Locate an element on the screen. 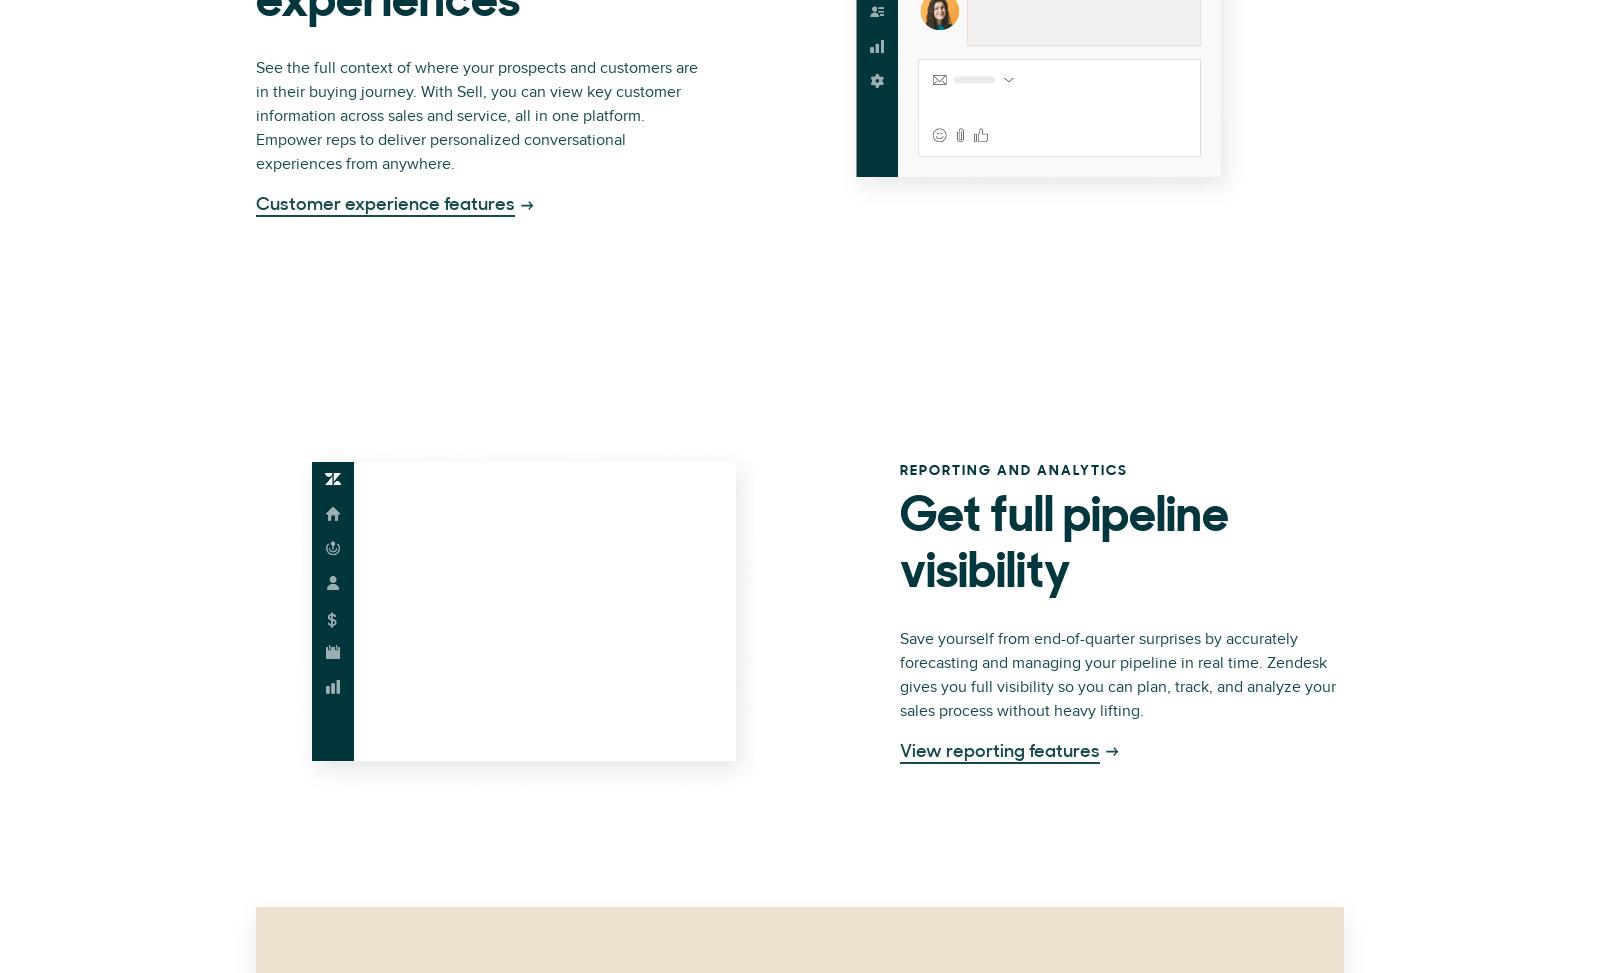 Image resolution: width=1600 pixels, height=973 pixels. 'Investors' is located at coordinates (1016, 115).